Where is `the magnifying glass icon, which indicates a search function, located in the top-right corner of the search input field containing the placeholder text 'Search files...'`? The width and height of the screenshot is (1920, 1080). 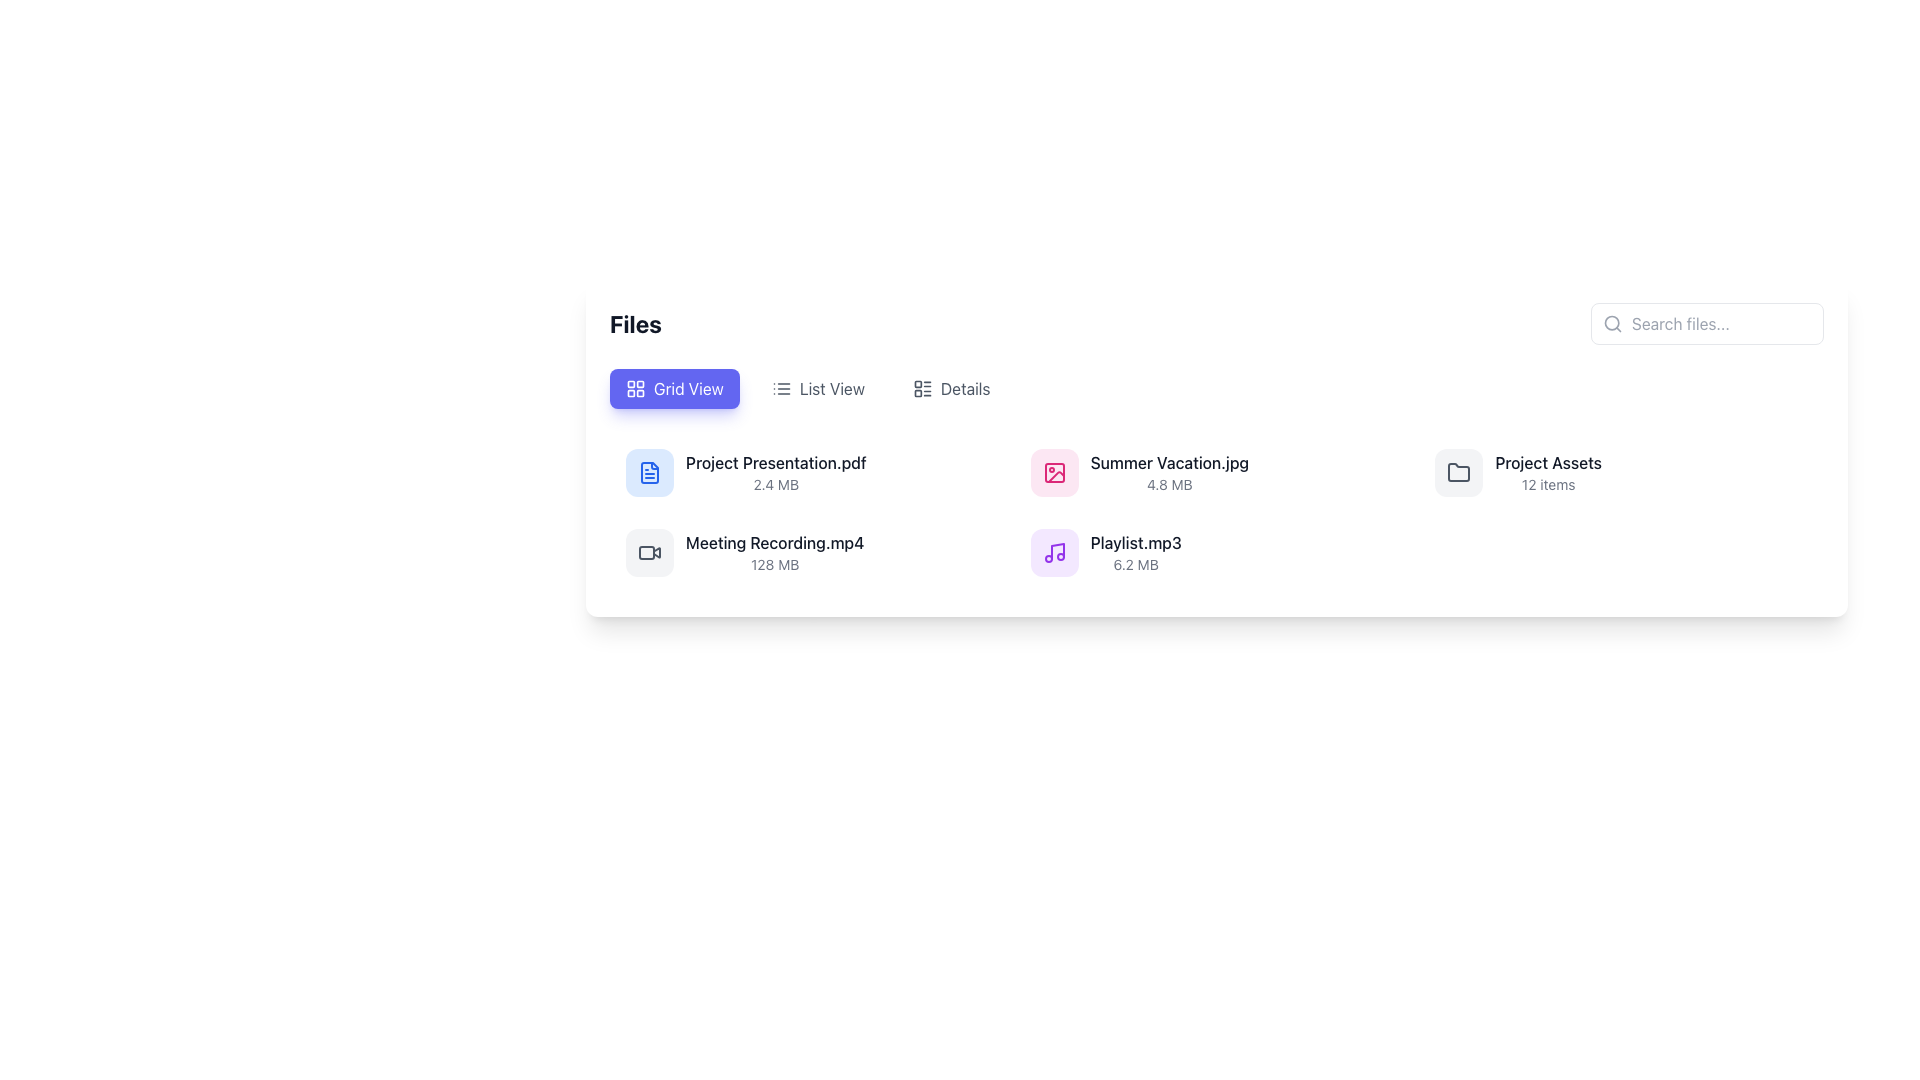 the magnifying glass icon, which indicates a search function, located in the top-right corner of the search input field containing the placeholder text 'Search files...' is located at coordinates (1612, 323).